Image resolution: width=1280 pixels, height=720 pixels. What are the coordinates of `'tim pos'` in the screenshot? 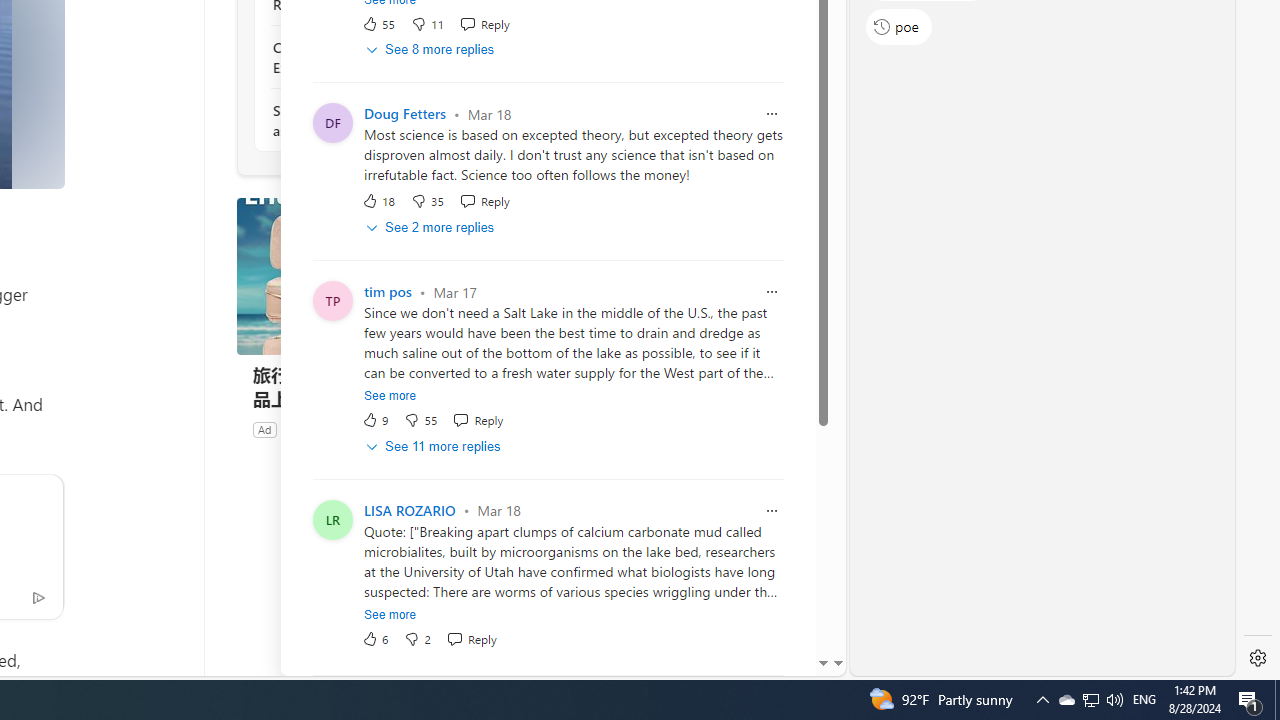 It's located at (387, 292).